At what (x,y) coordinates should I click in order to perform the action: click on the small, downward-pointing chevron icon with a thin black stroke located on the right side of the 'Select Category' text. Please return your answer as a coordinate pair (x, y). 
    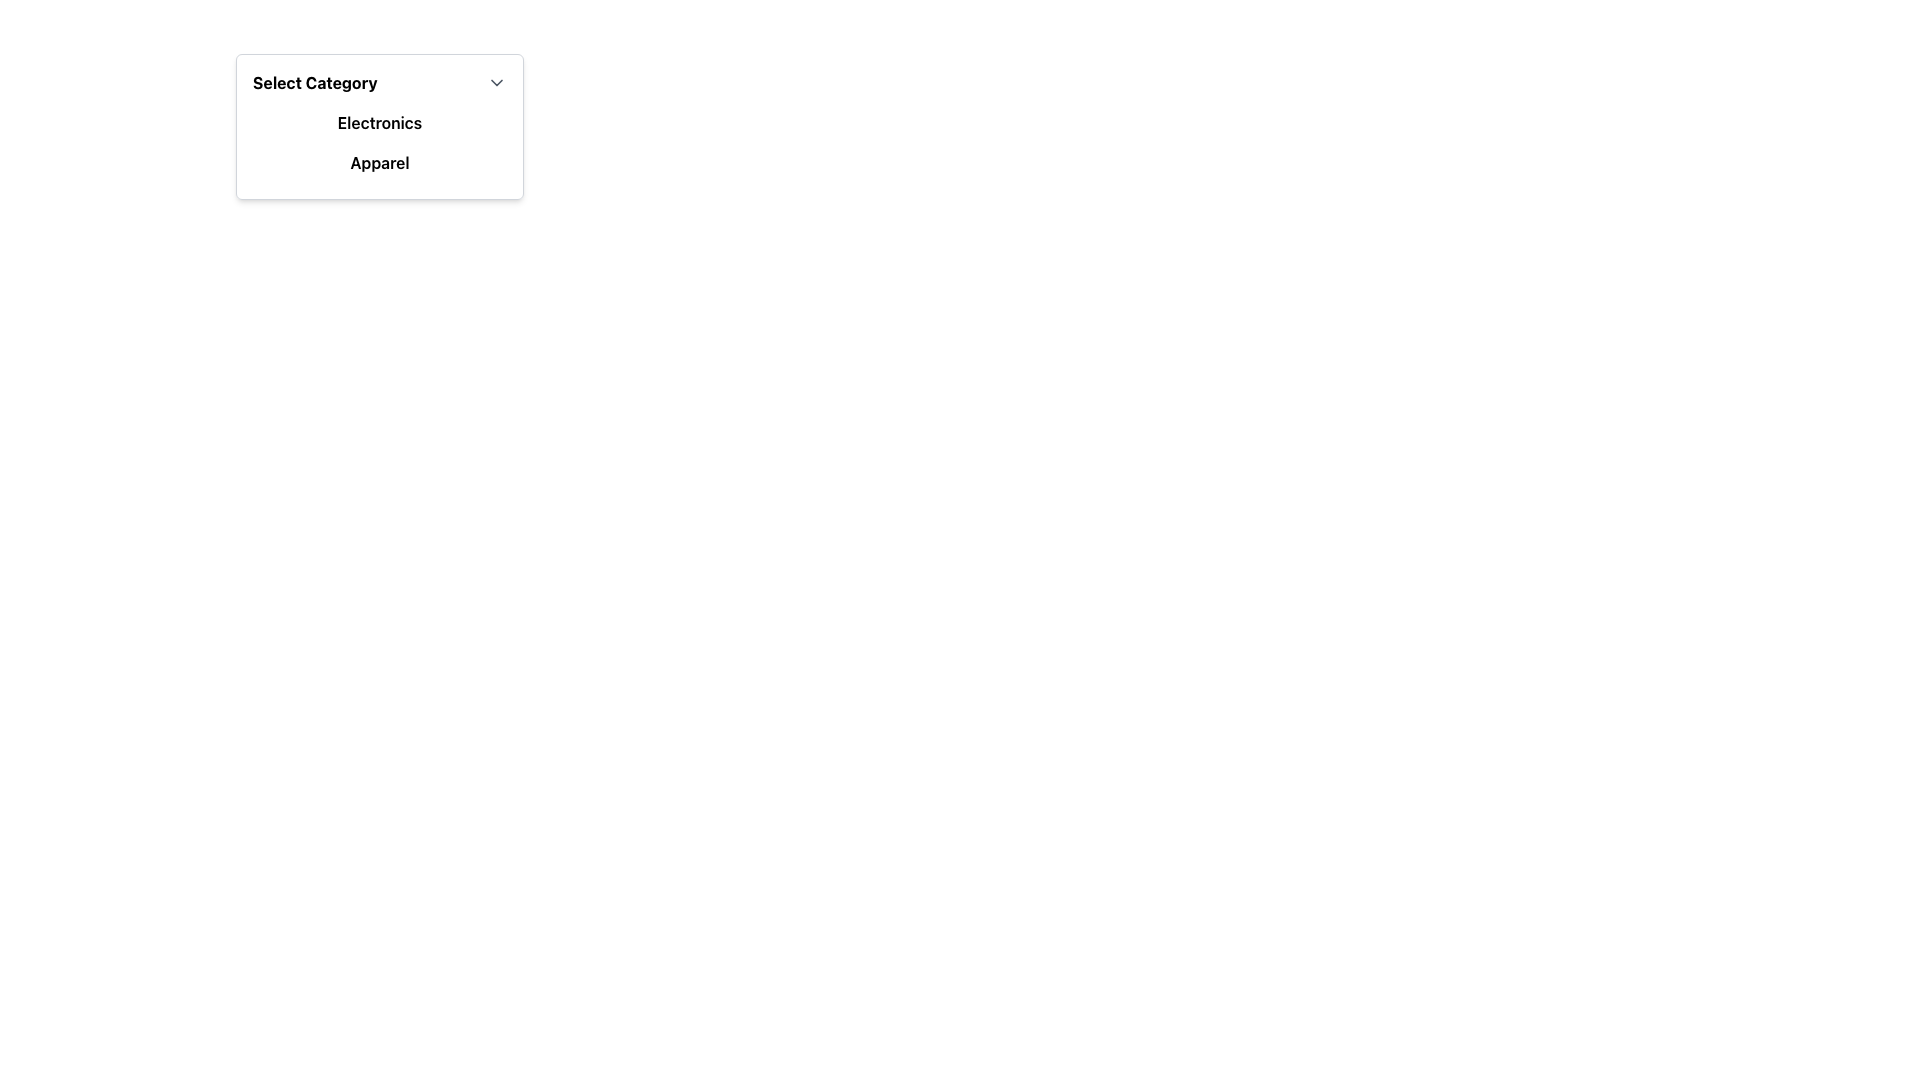
    Looking at the image, I should click on (497, 82).